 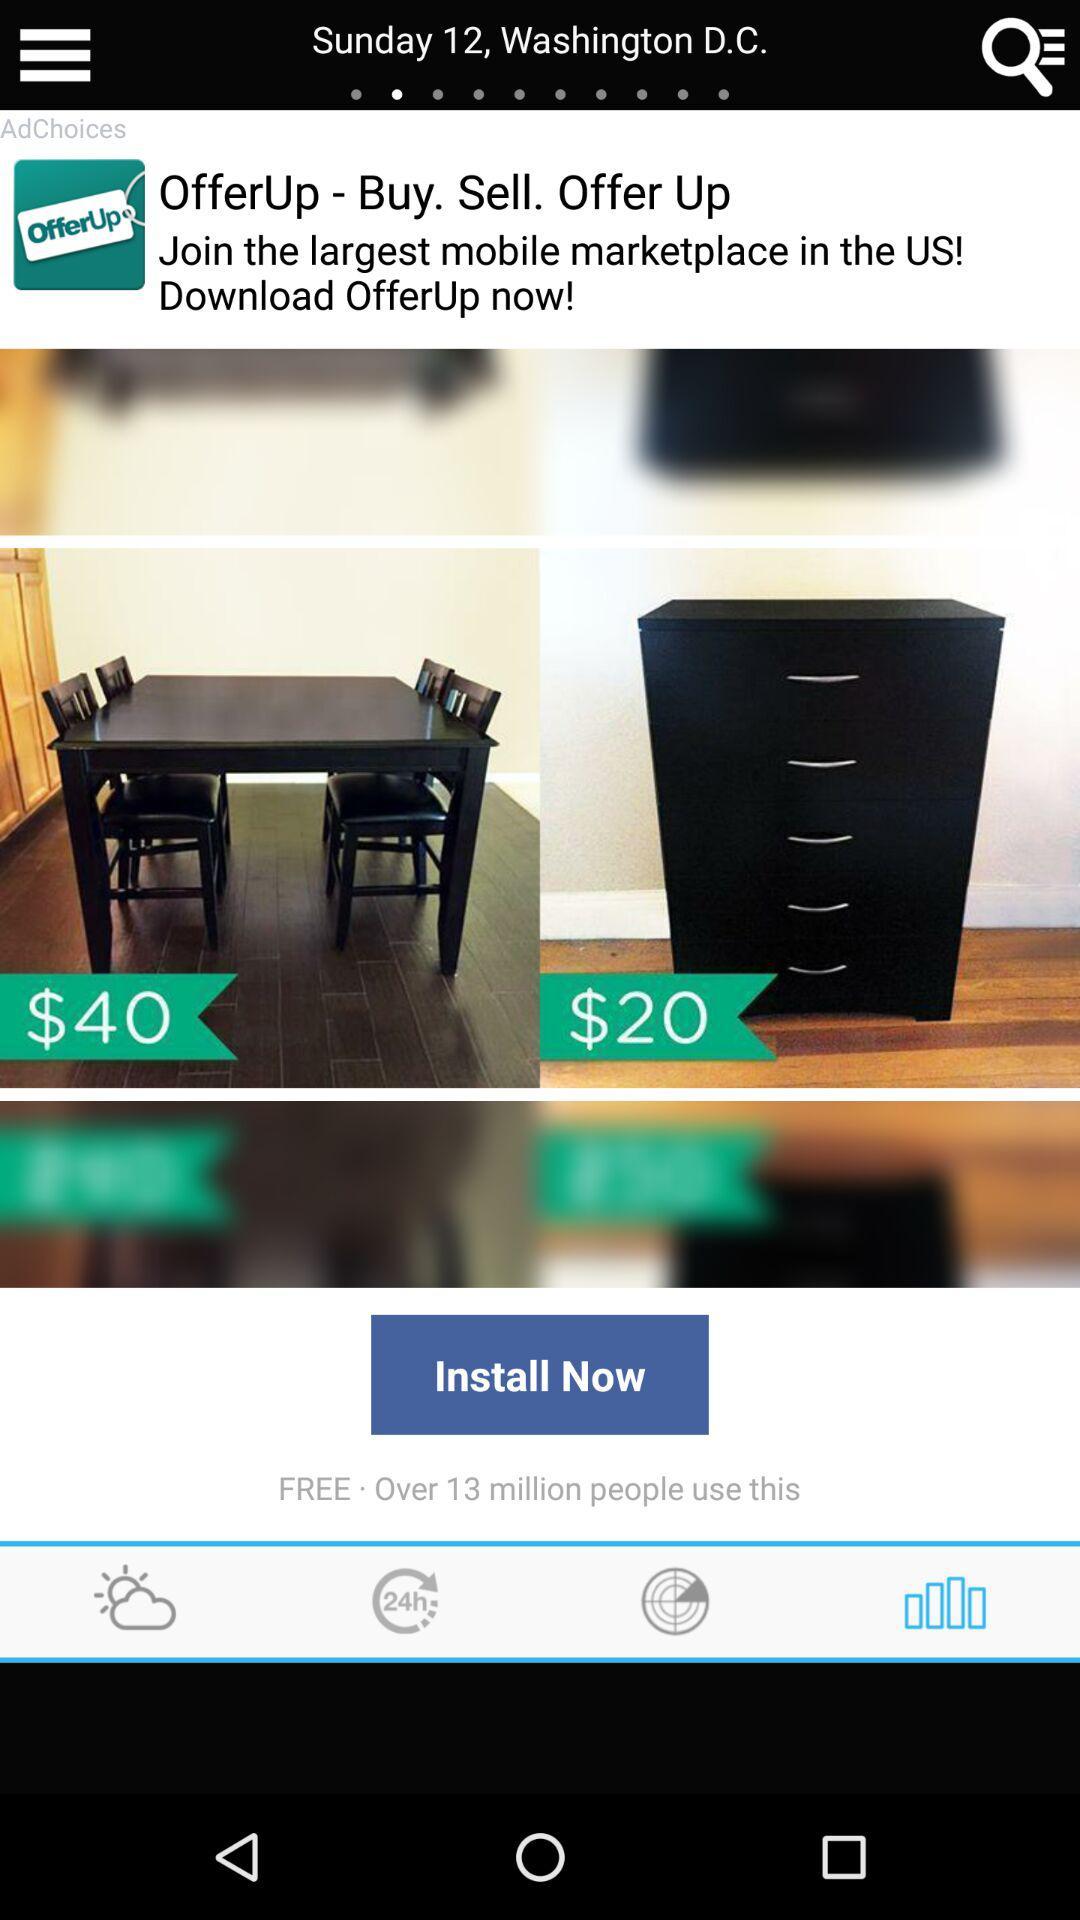 What do you see at coordinates (78, 224) in the screenshot?
I see `advertisement button` at bounding box center [78, 224].